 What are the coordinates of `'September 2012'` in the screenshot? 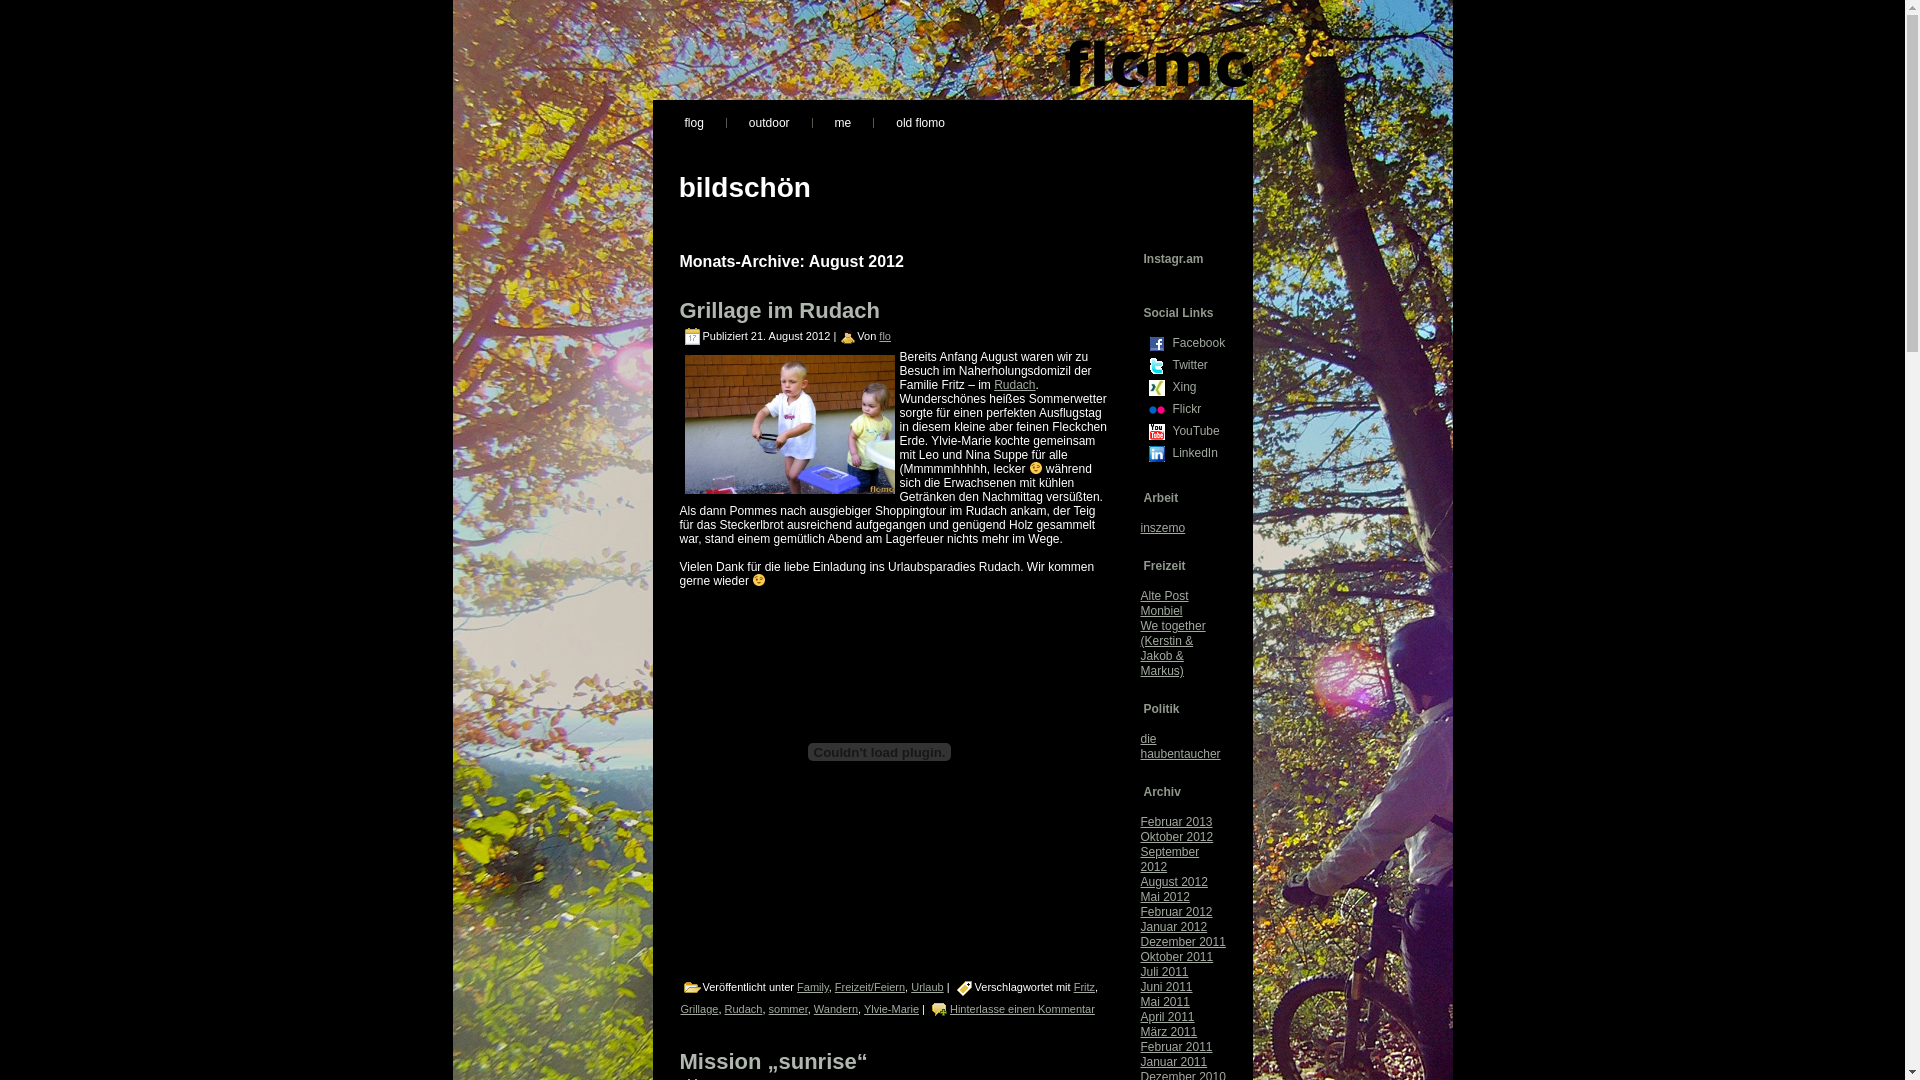 It's located at (1169, 858).